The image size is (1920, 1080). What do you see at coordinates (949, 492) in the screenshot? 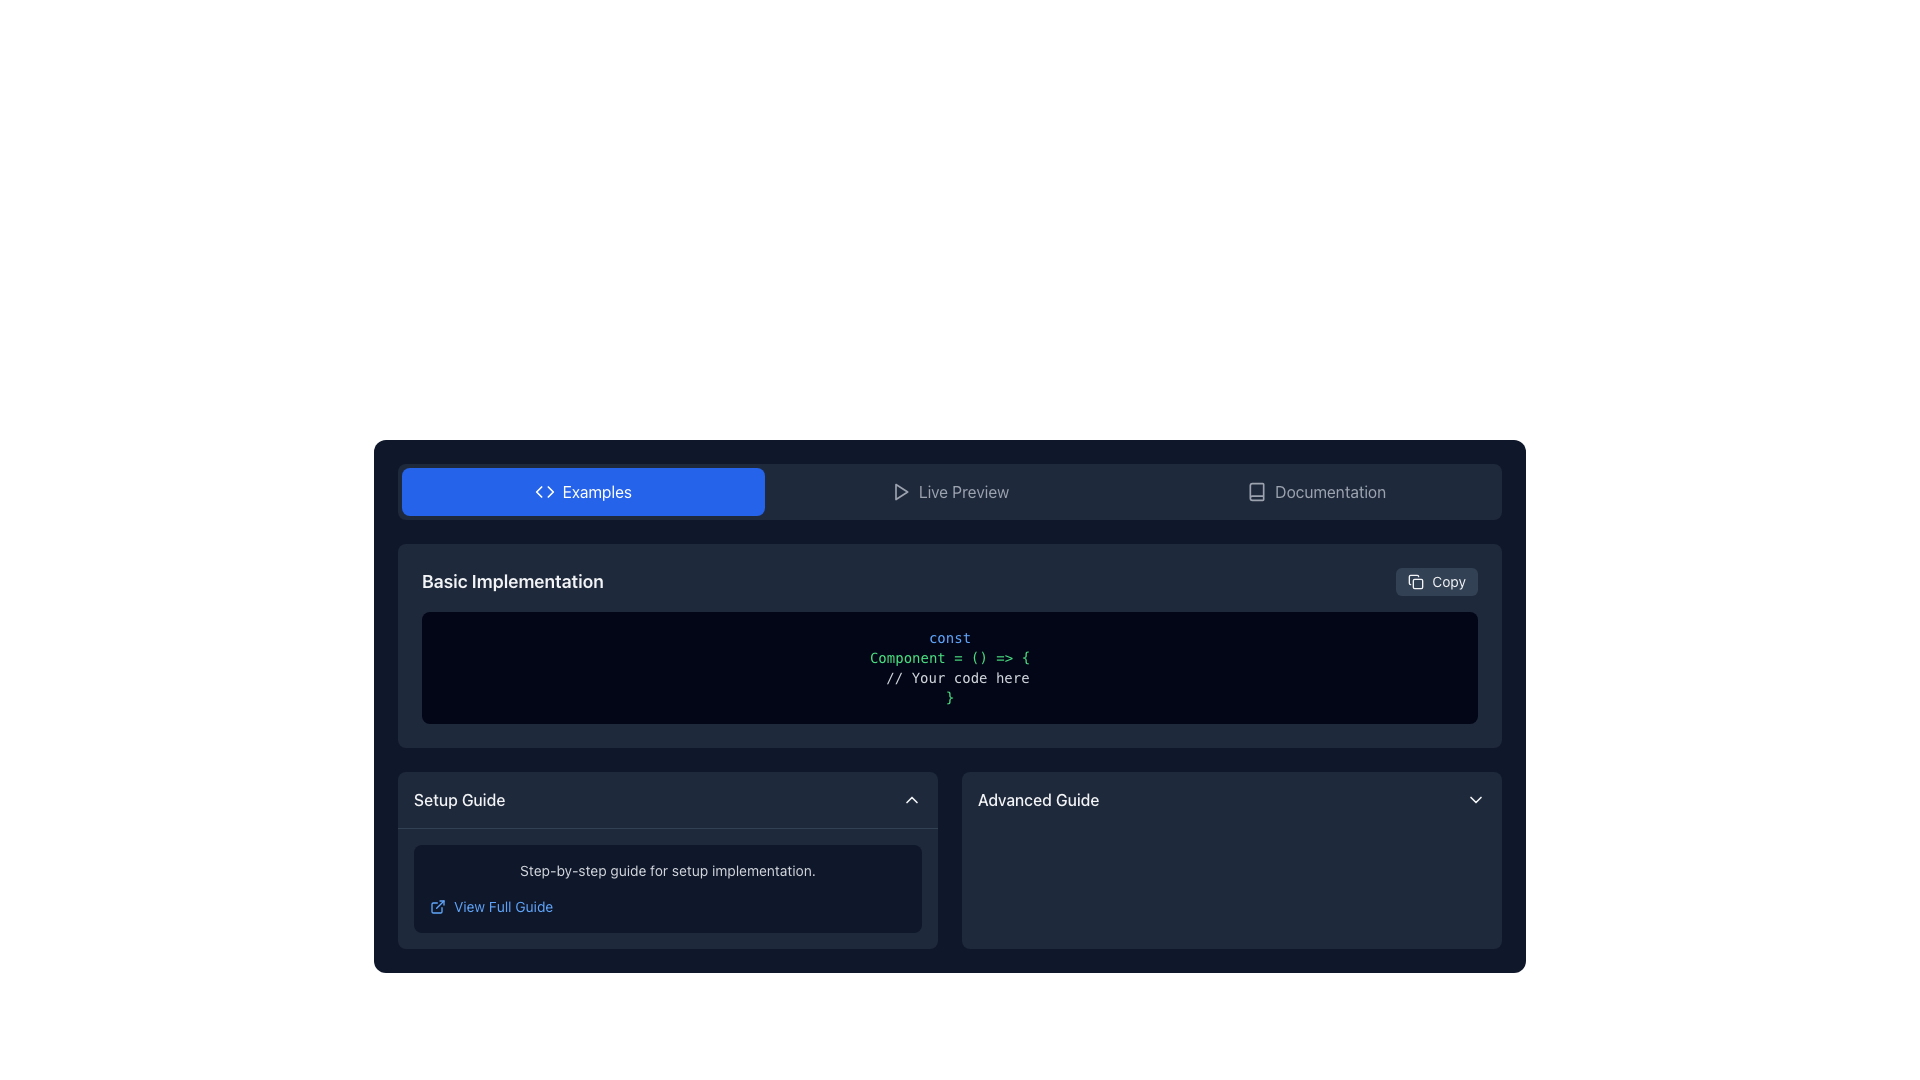
I see `the live preview button, which is the second button in a horizontal group of three buttons, located to the right of the 'Examples' button and to the left of the 'Documentation' button` at bounding box center [949, 492].